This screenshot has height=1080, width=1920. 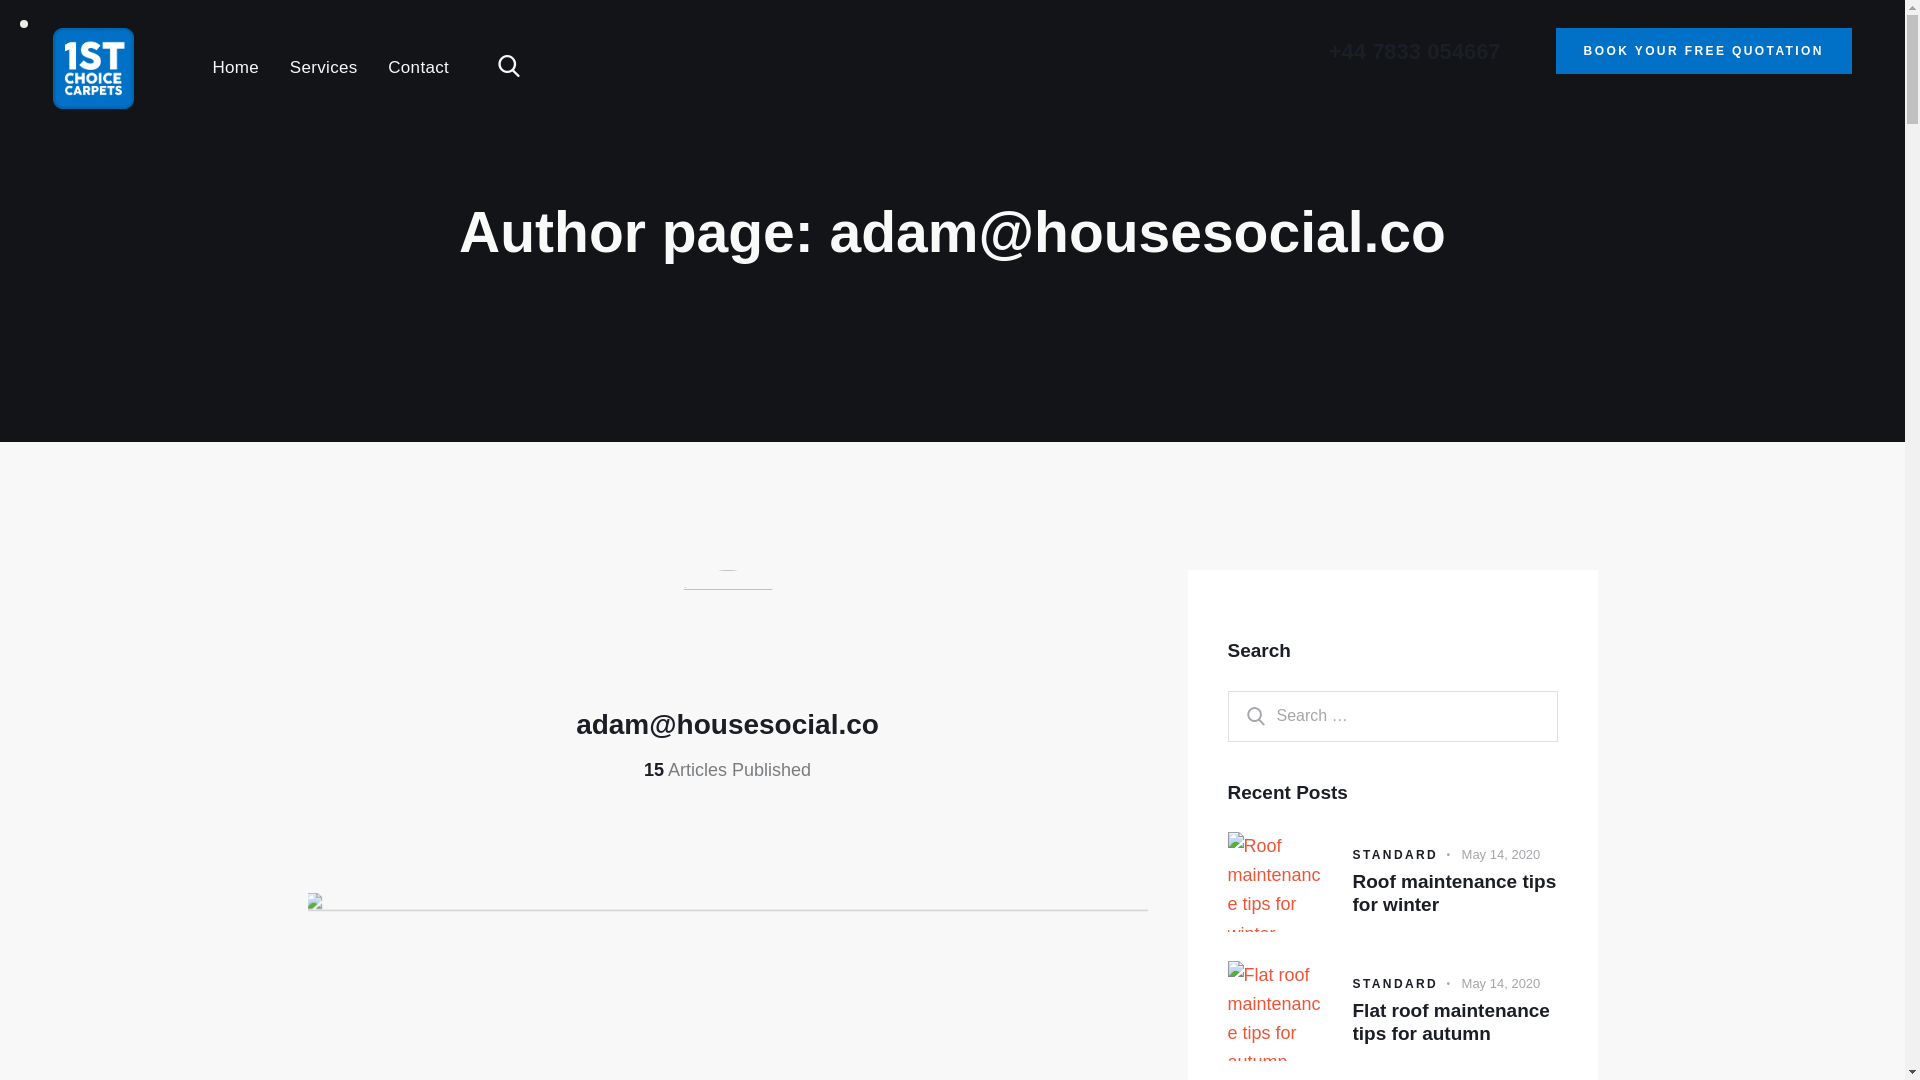 What do you see at coordinates (1454, 1022) in the screenshot?
I see `'Flat roof maintenance tips for autumn'` at bounding box center [1454, 1022].